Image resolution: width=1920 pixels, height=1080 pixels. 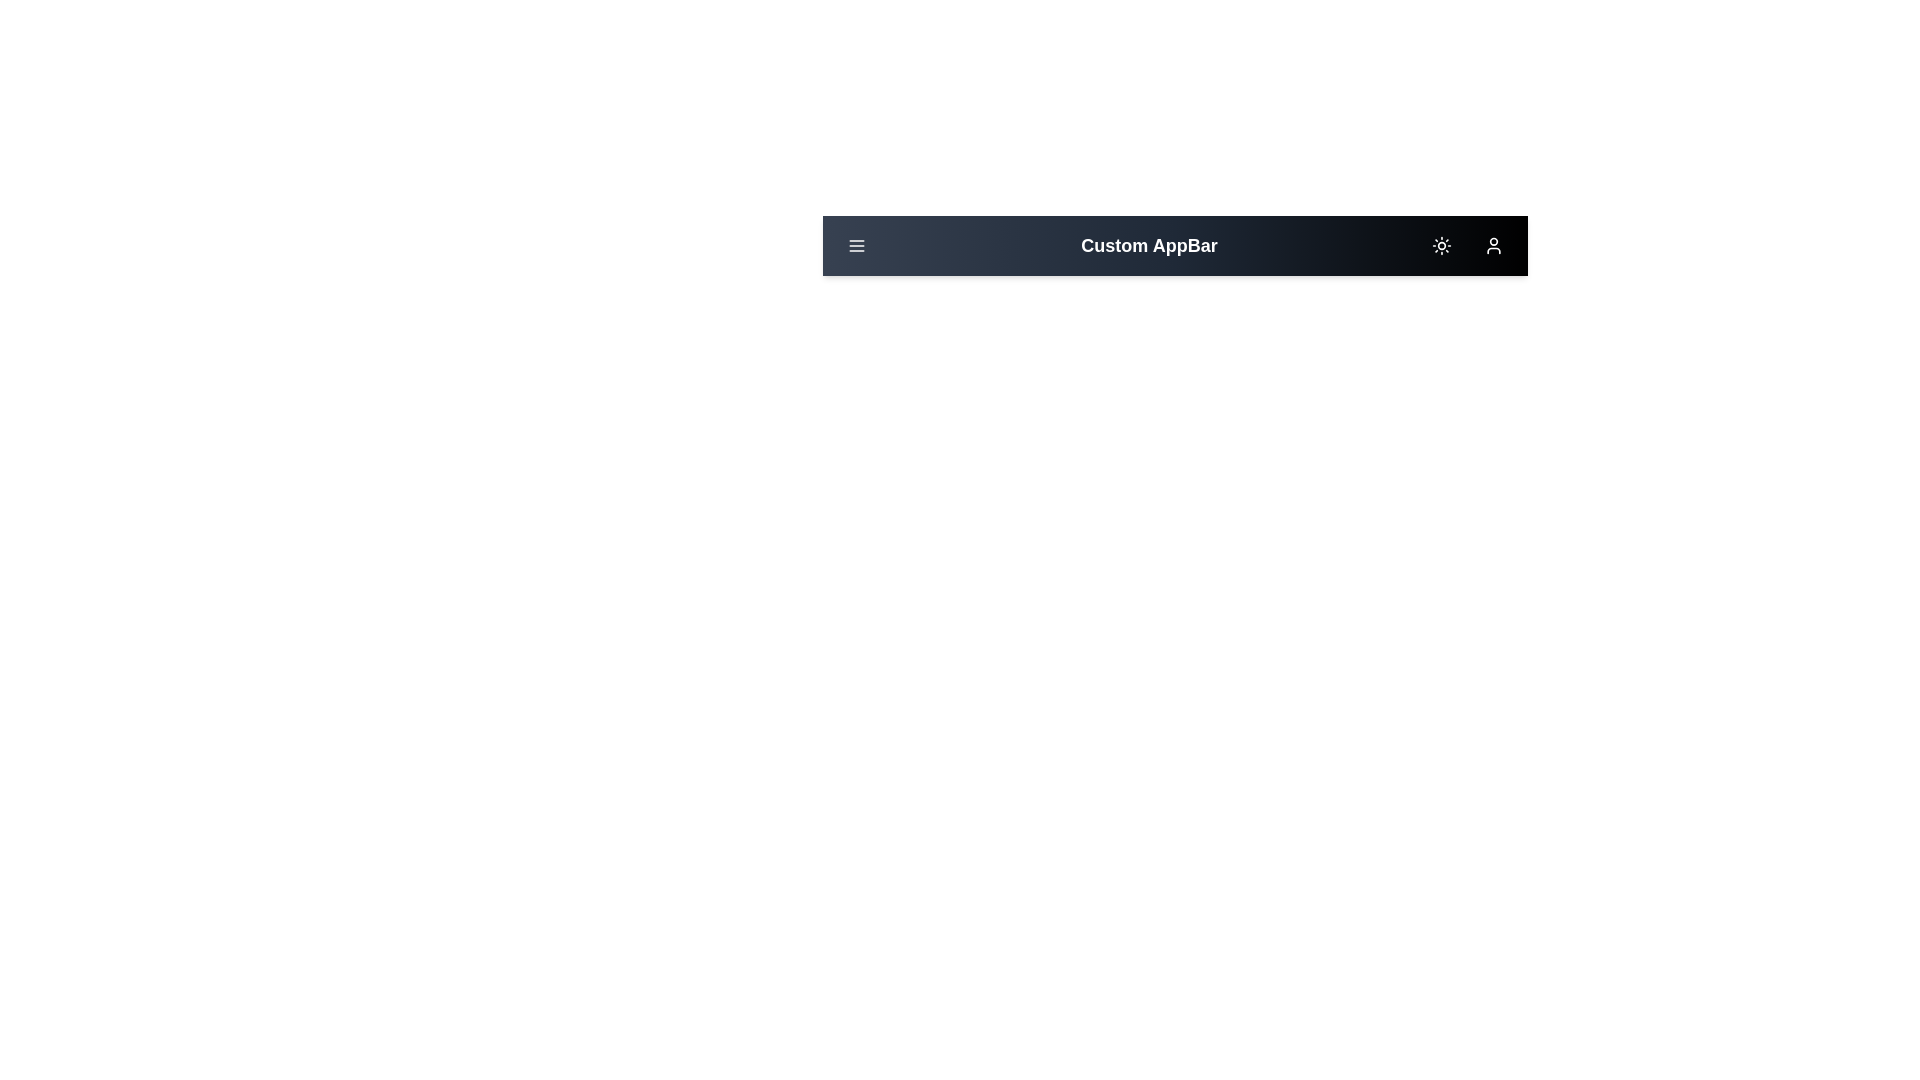 What do you see at coordinates (857, 245) in the screenshot?
I see `the menu button to toggle the menu` at bounding box center [857, 245].